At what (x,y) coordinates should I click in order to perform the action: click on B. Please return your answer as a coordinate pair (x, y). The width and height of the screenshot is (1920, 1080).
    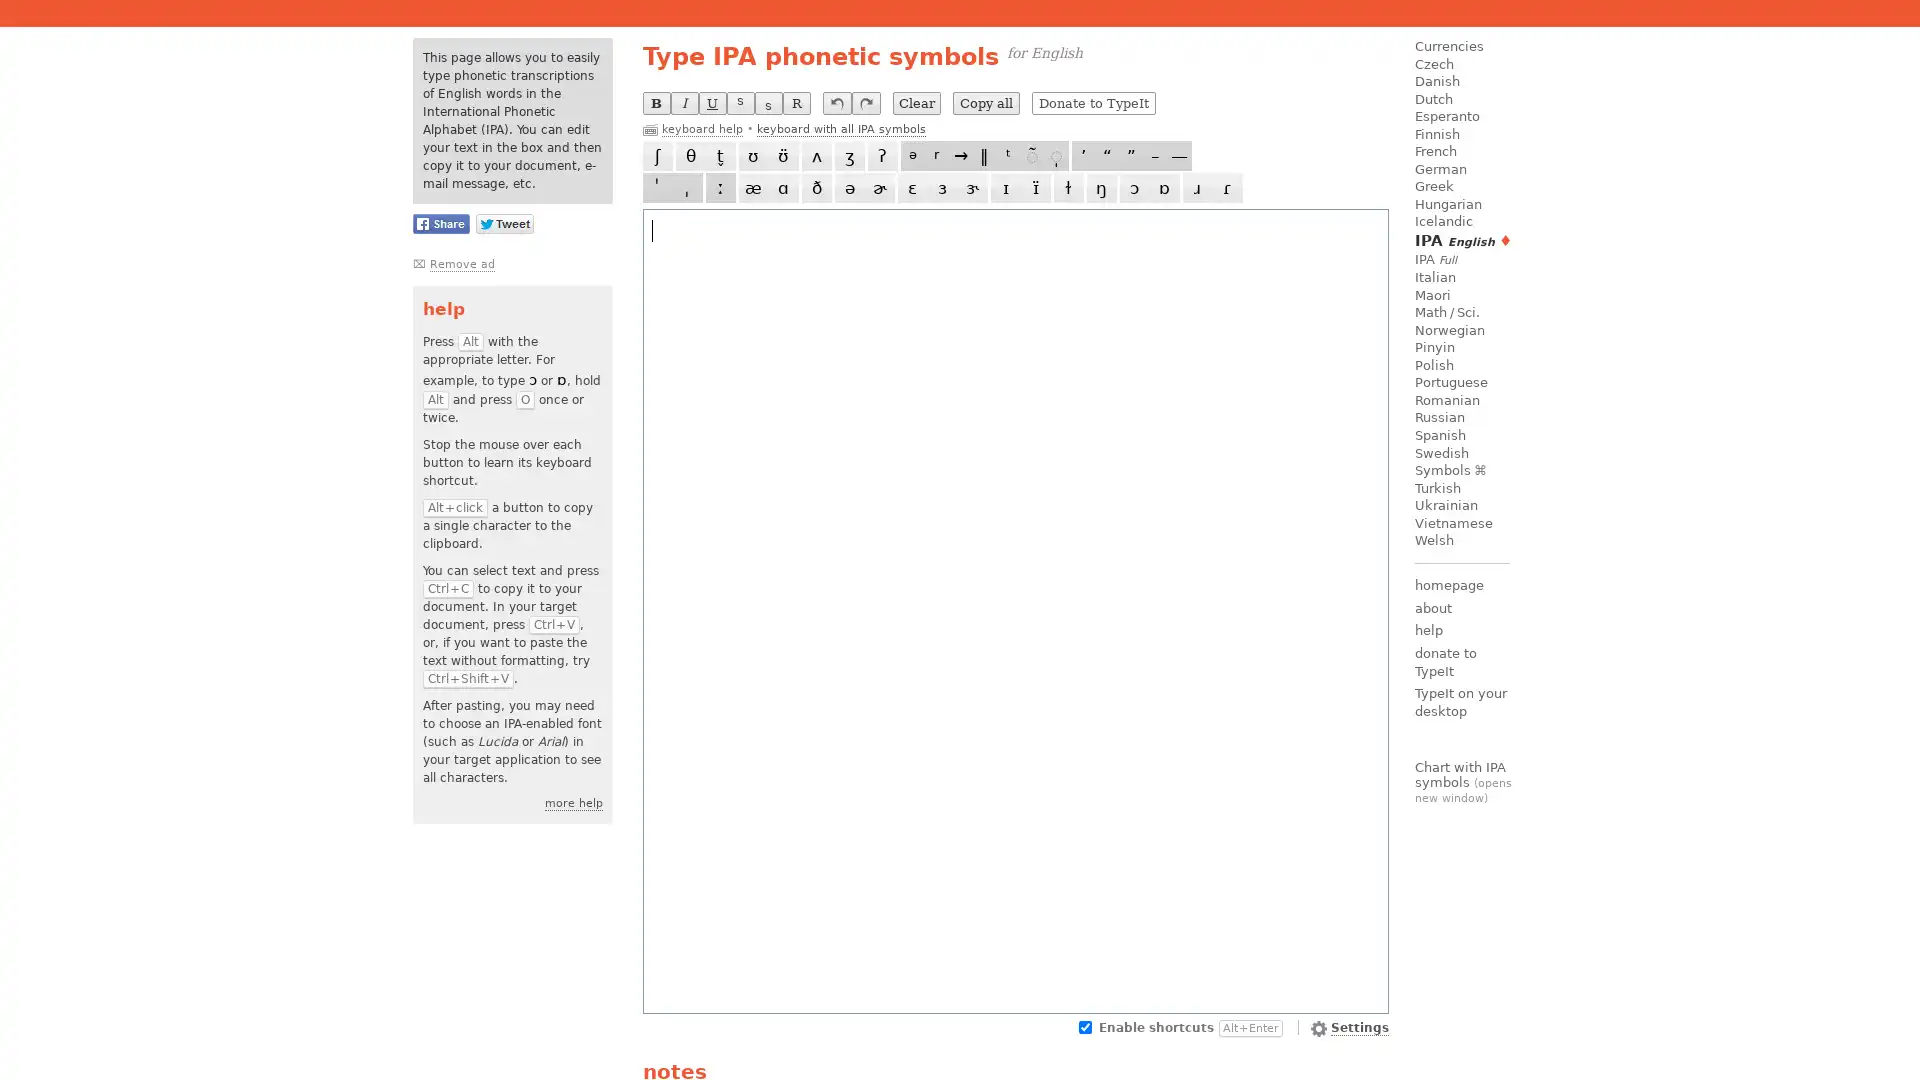
    Looking at the image, I should click on (656, 103).